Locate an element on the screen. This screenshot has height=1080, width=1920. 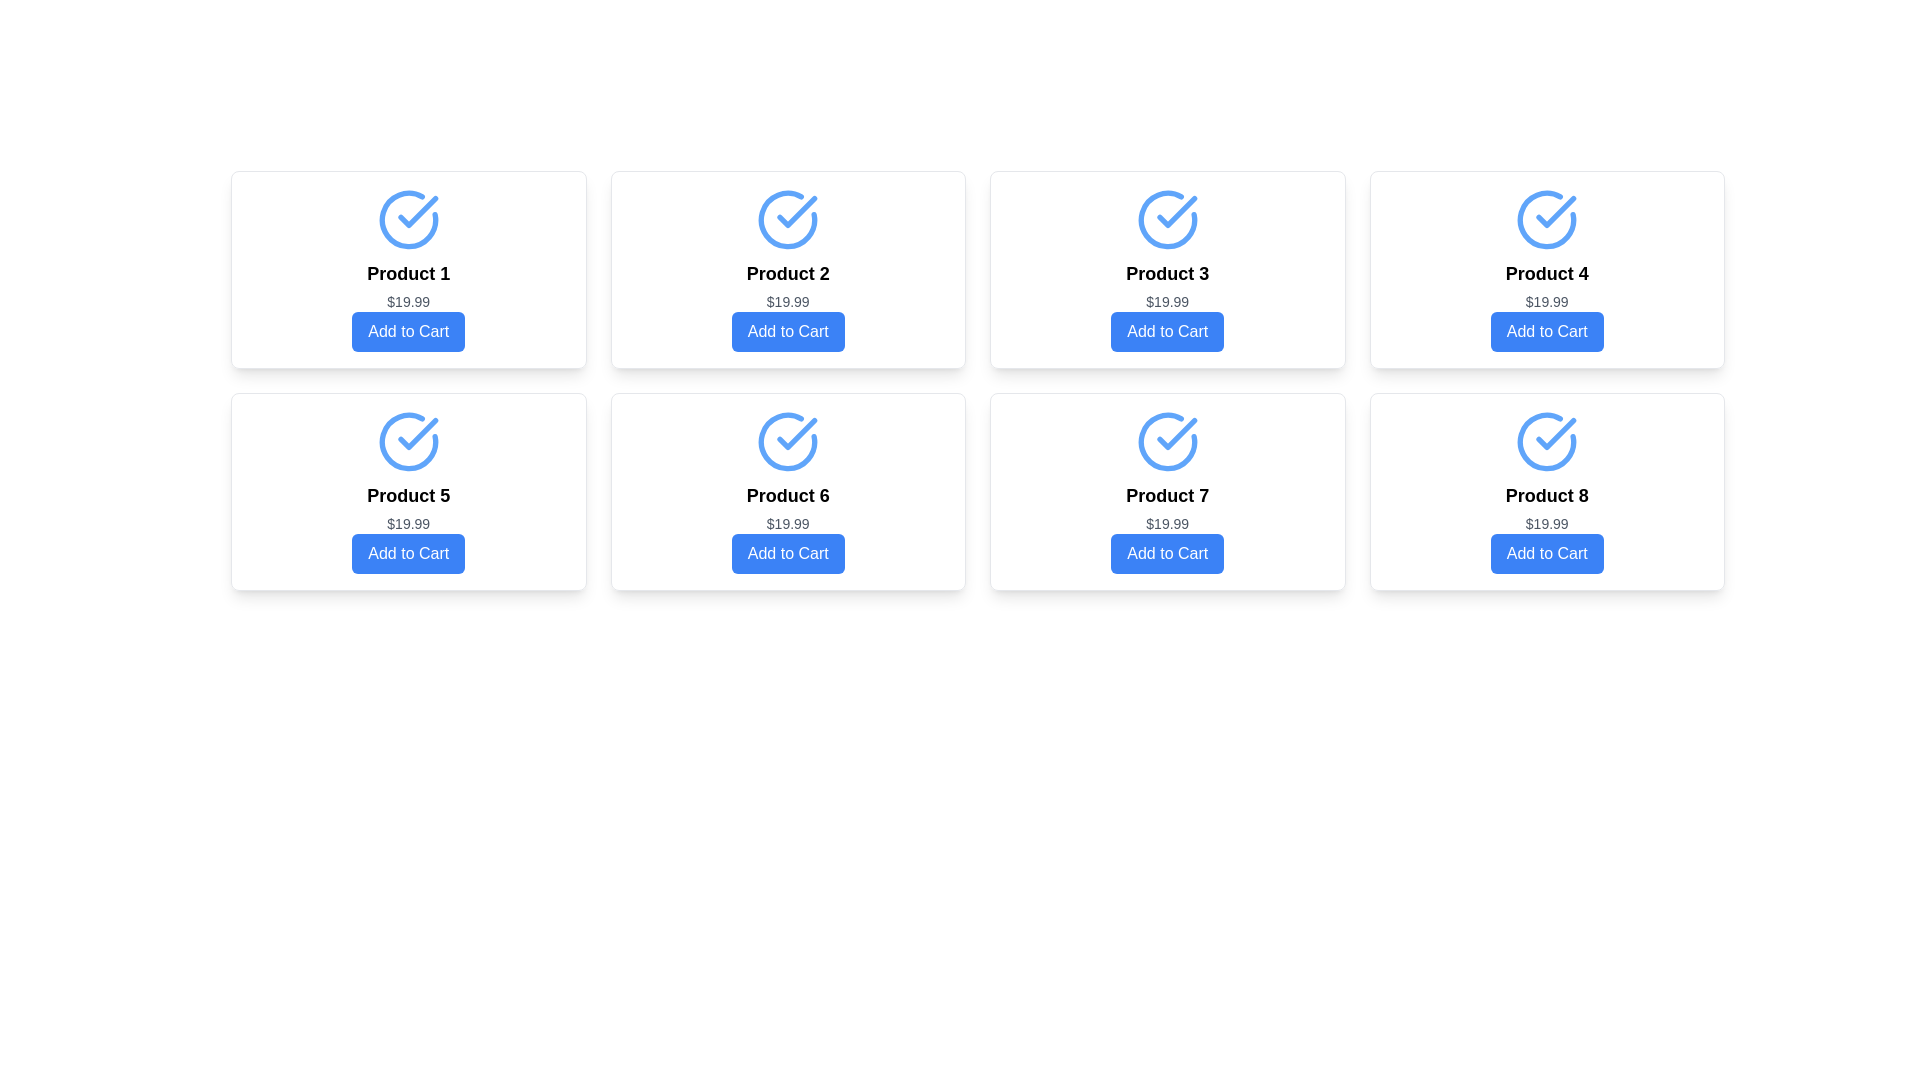
the sixth 'Add to Cart' button located in the bottom-right quadrant of the 'Product 6' card is located at coordinates (787, 554).